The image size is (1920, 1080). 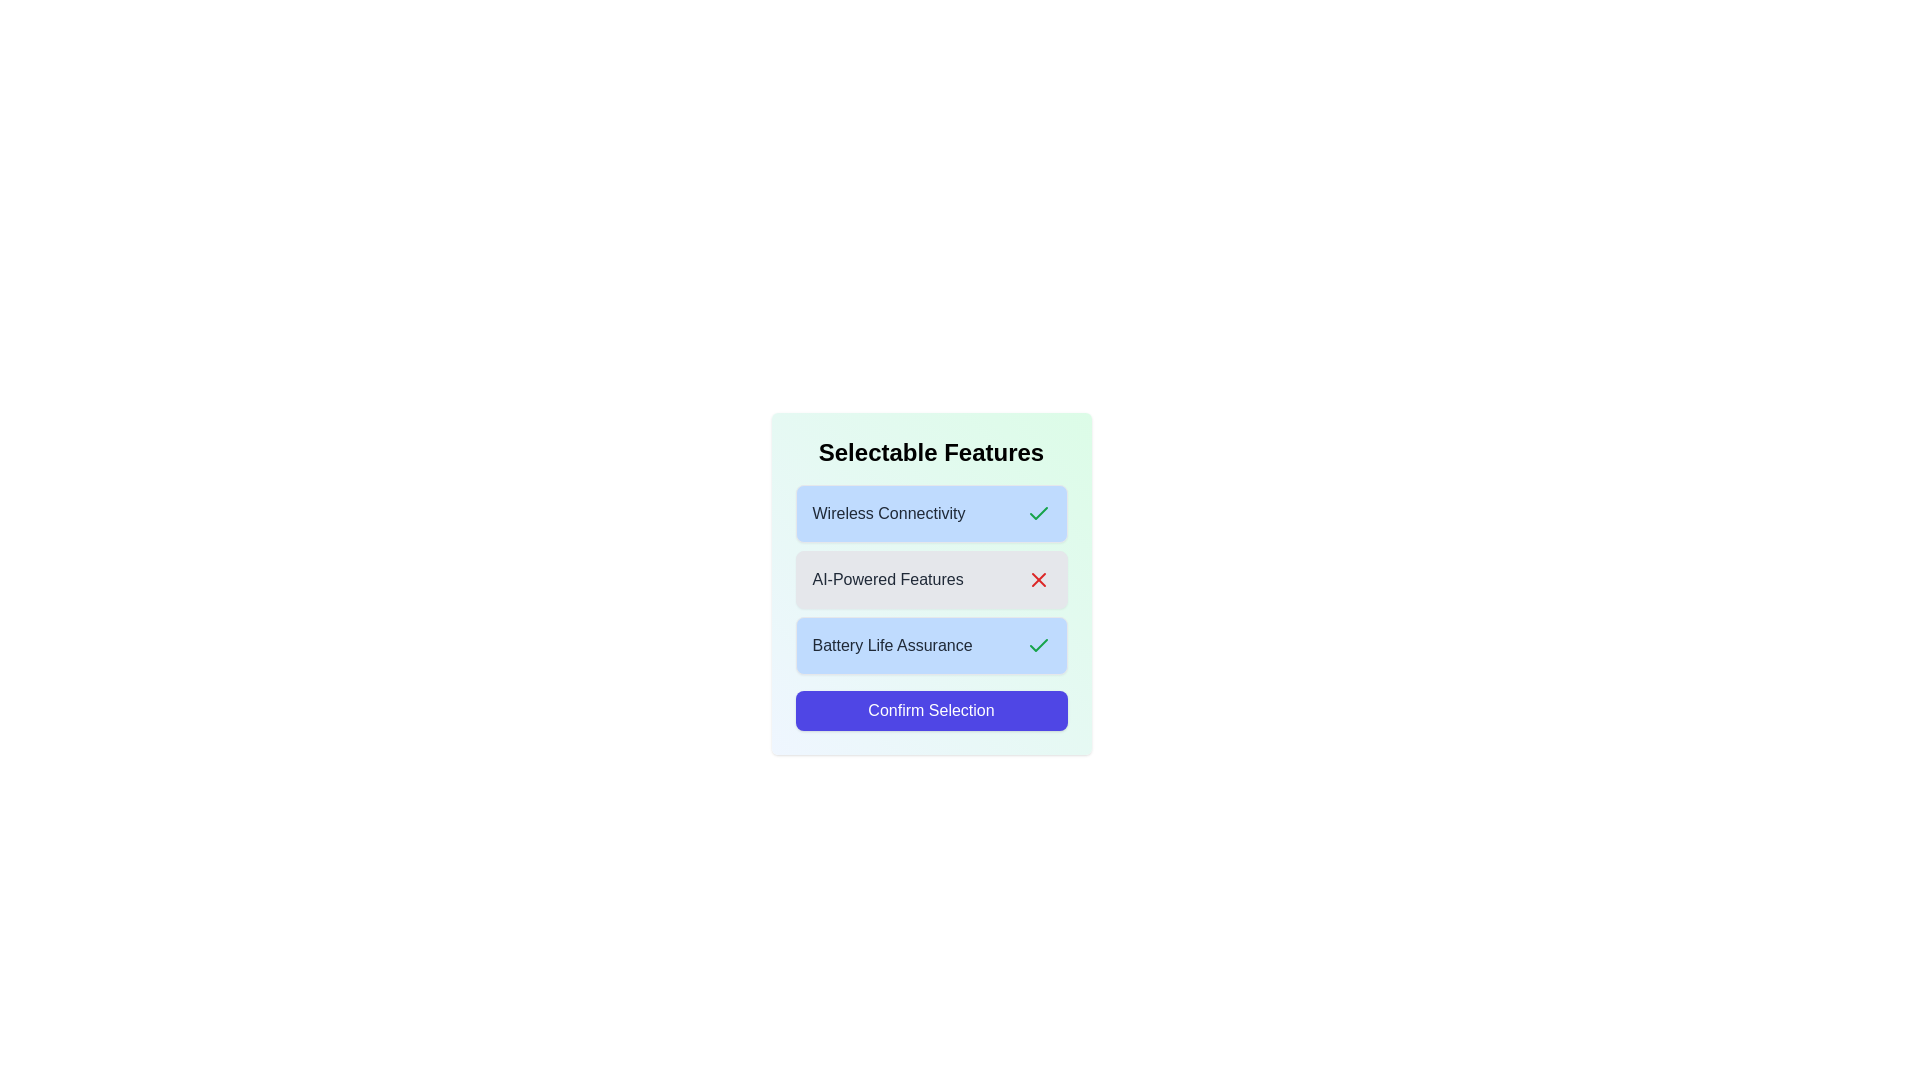 What do you see at coordinates (930, 512) in the screenshot?
I see `the first selectable feature option in the list, which represents 'Wireless Connectivity' and is indicated by a green checkmark icon` at bounding box center [930, 512].